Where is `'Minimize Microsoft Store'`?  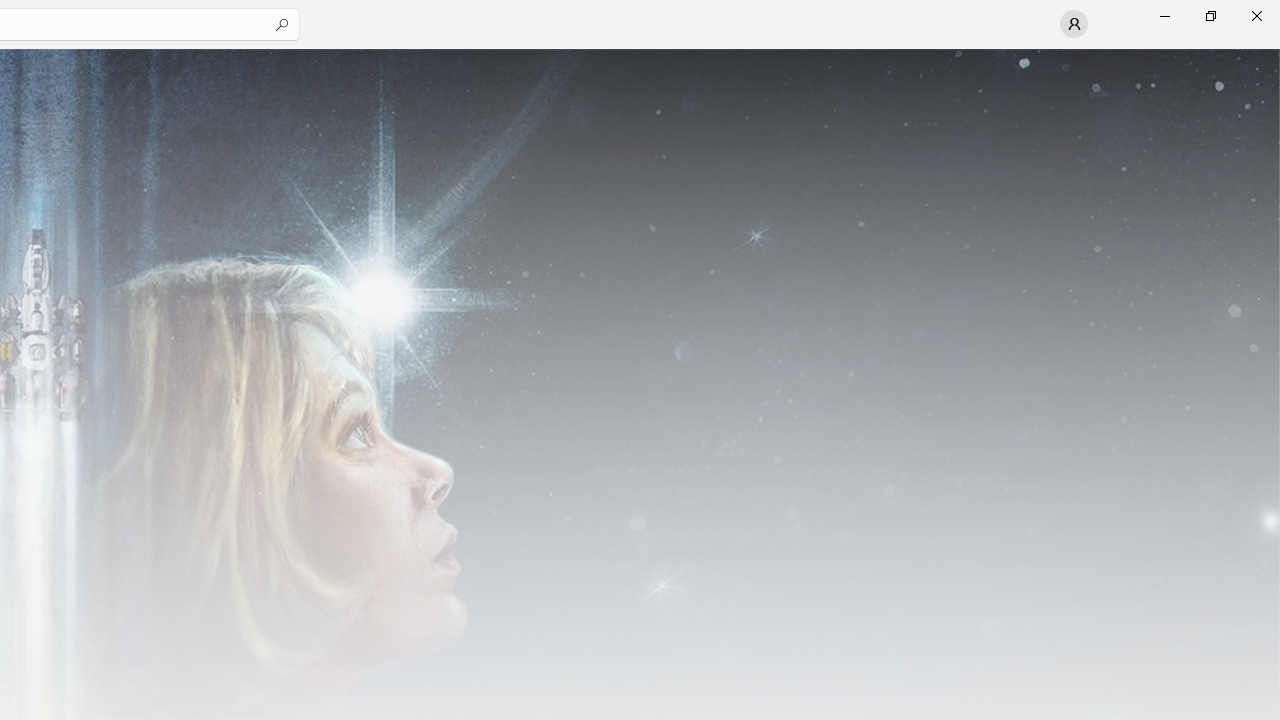 'Minimize Microsoft Store' is located at coordinates (1164, 15).